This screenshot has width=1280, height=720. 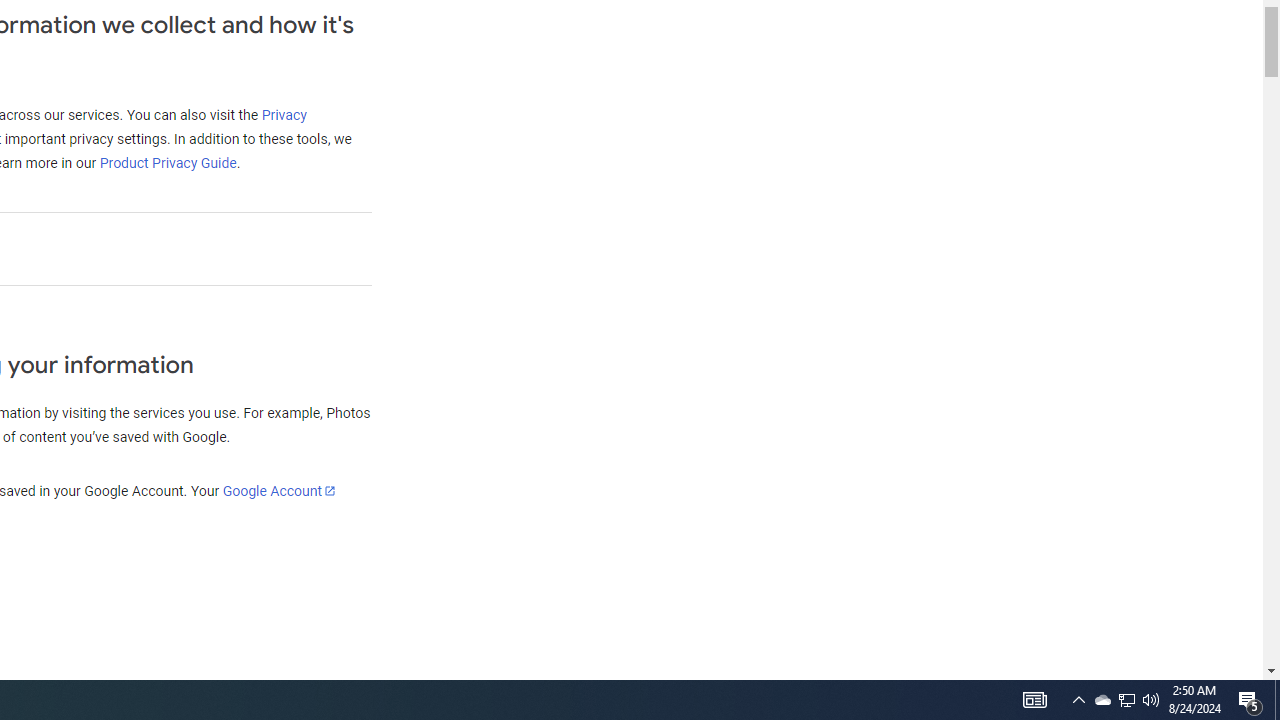 What do you see at coordinates (278, 490) in the screenshot?
I see `'Google Account'` at bounding box center [278, 490].